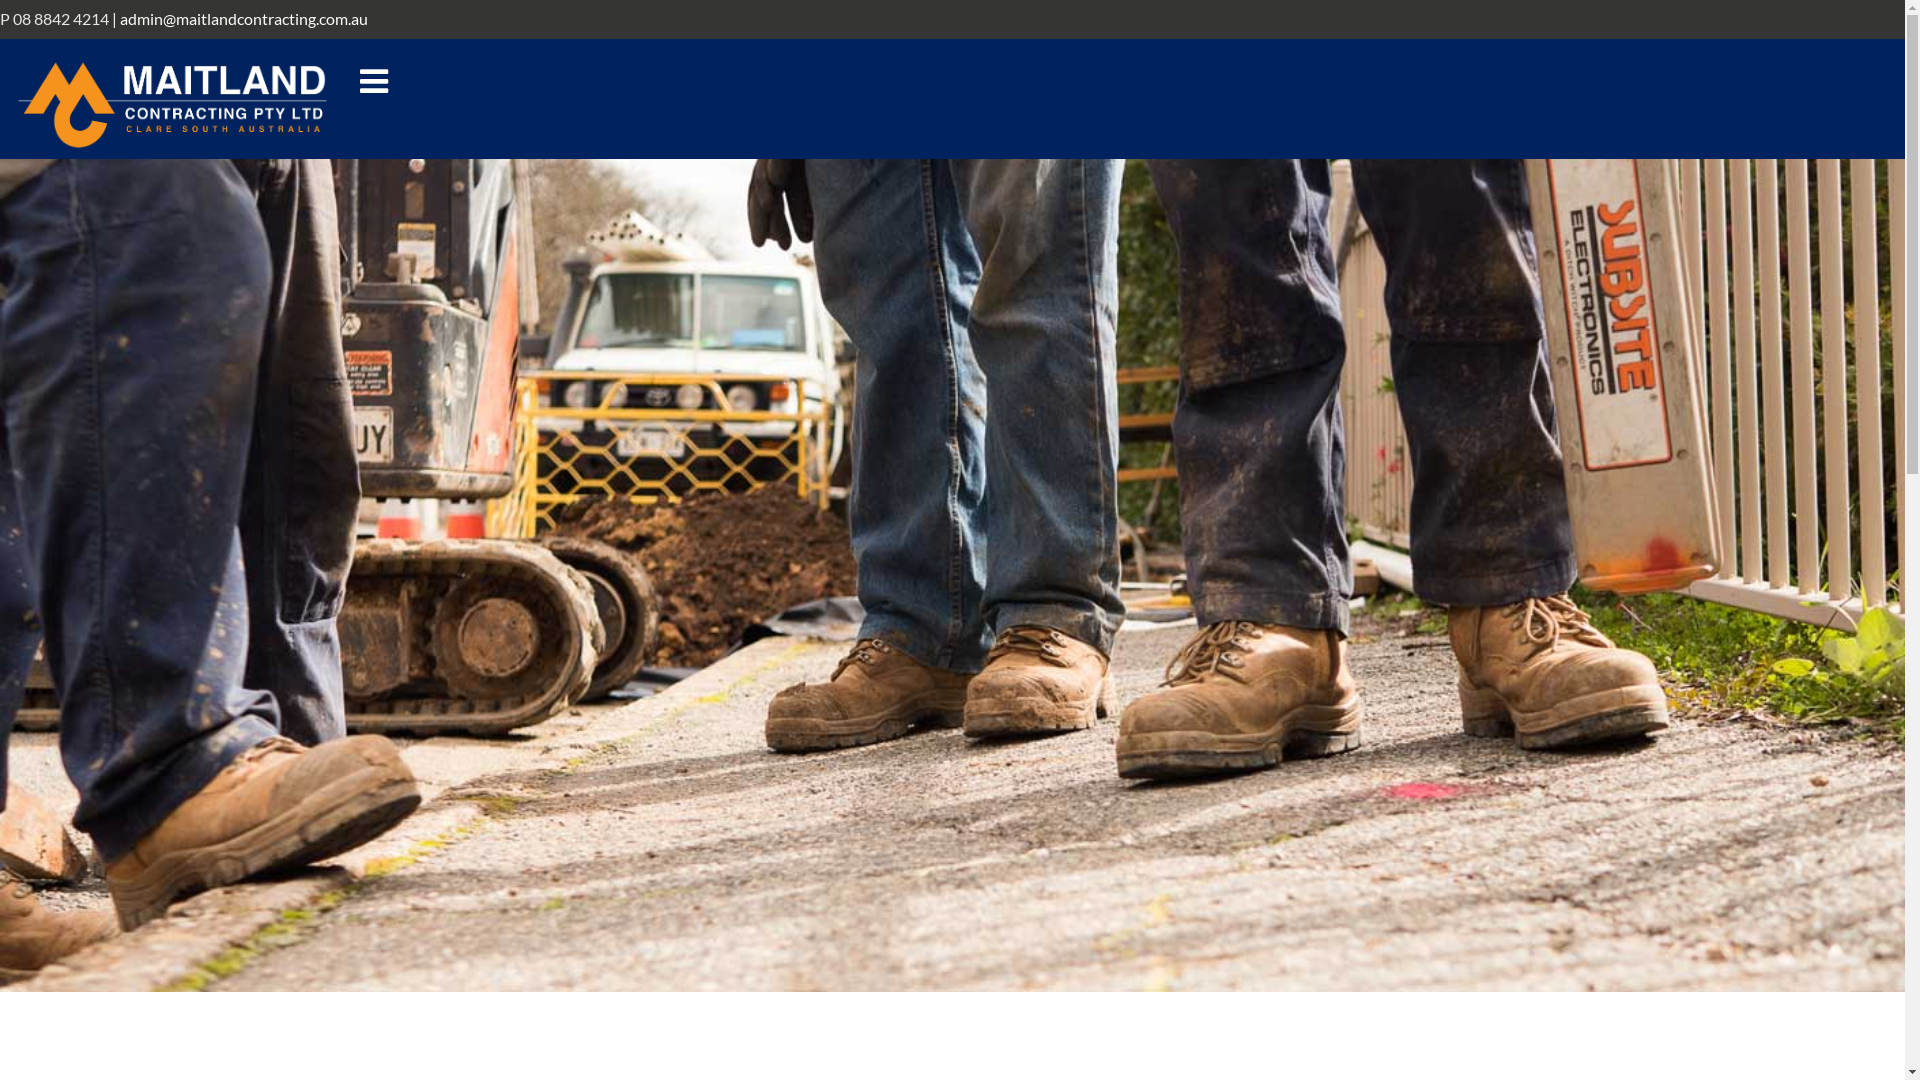 This screenshot has width=1920, height=1080. Describe the element at coordinates (0, 18) in the screenshot. I see `'P 08 8842 4214'` at that location.